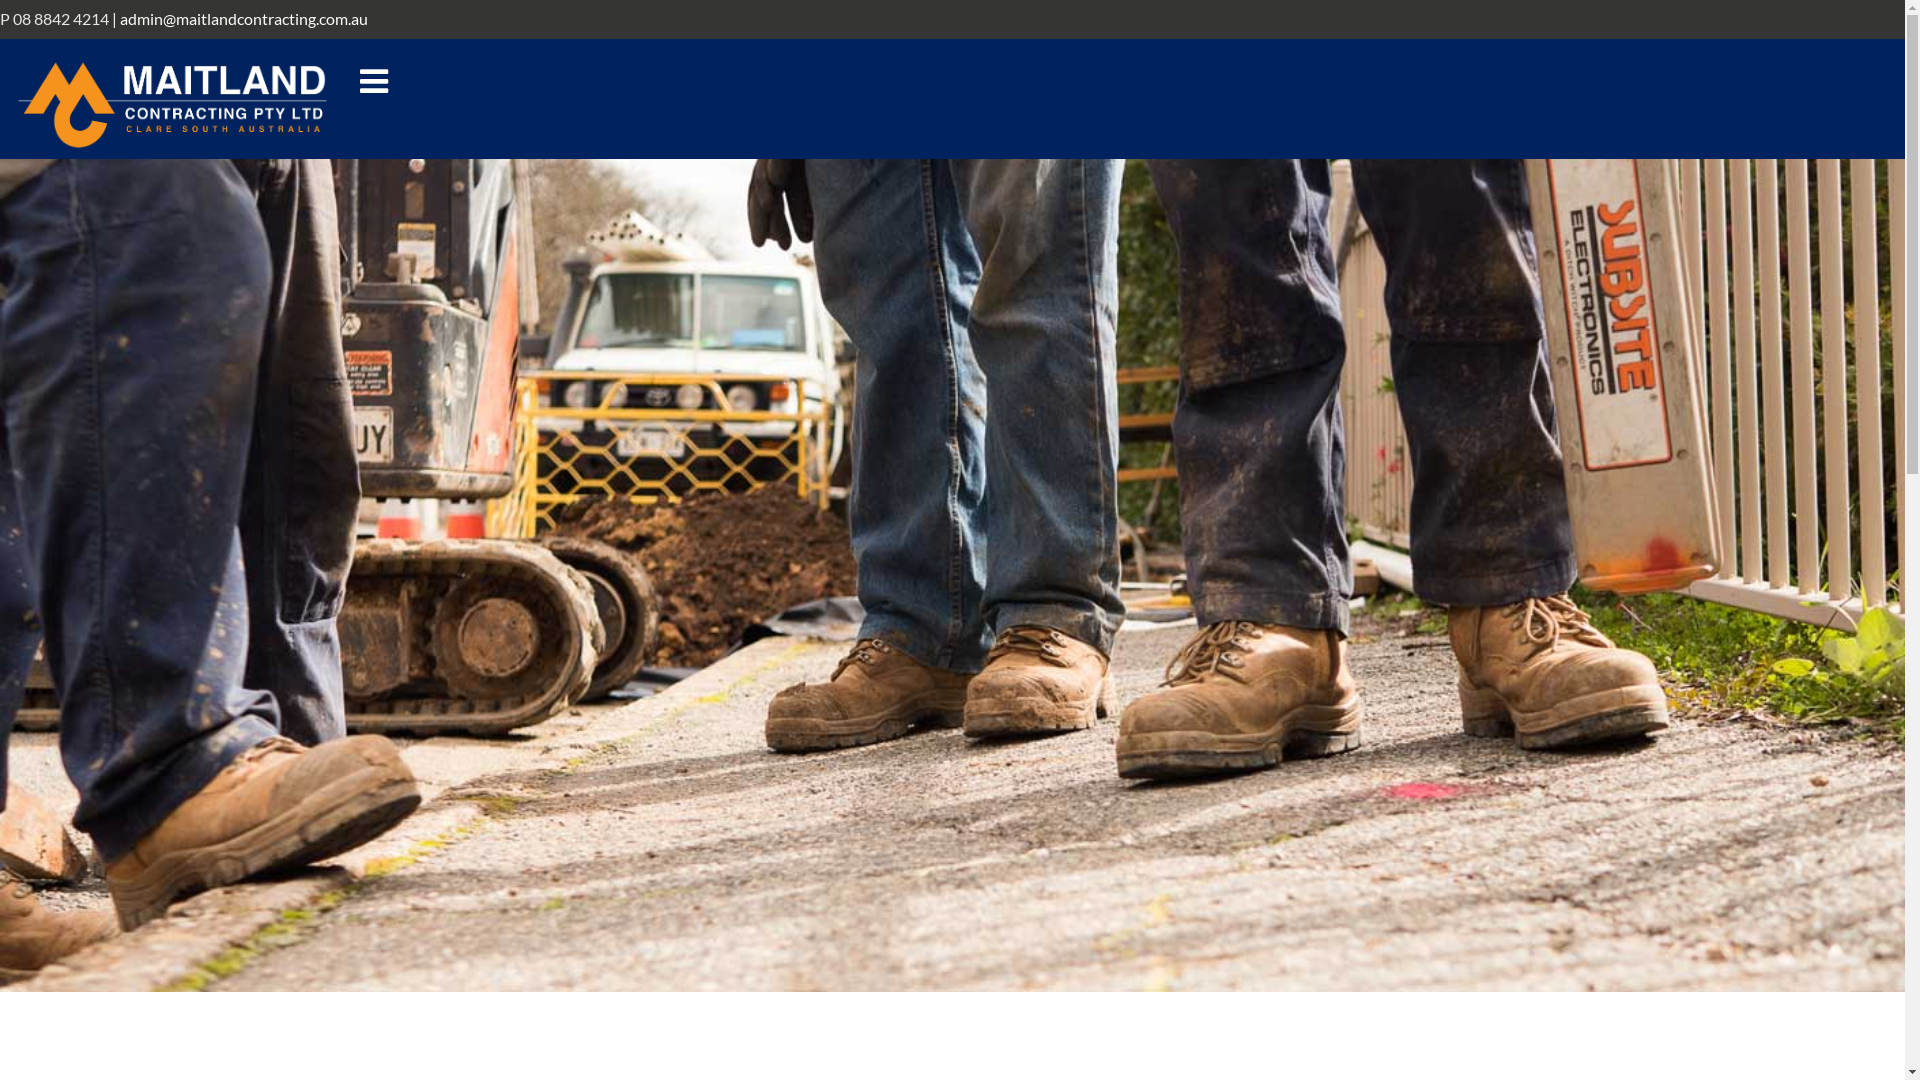 This screenshot has width=1920, height=1080. Describe the element at coordinates (0, 18) in the screenshot. I see `'P 08 8842 4214'` at that location.